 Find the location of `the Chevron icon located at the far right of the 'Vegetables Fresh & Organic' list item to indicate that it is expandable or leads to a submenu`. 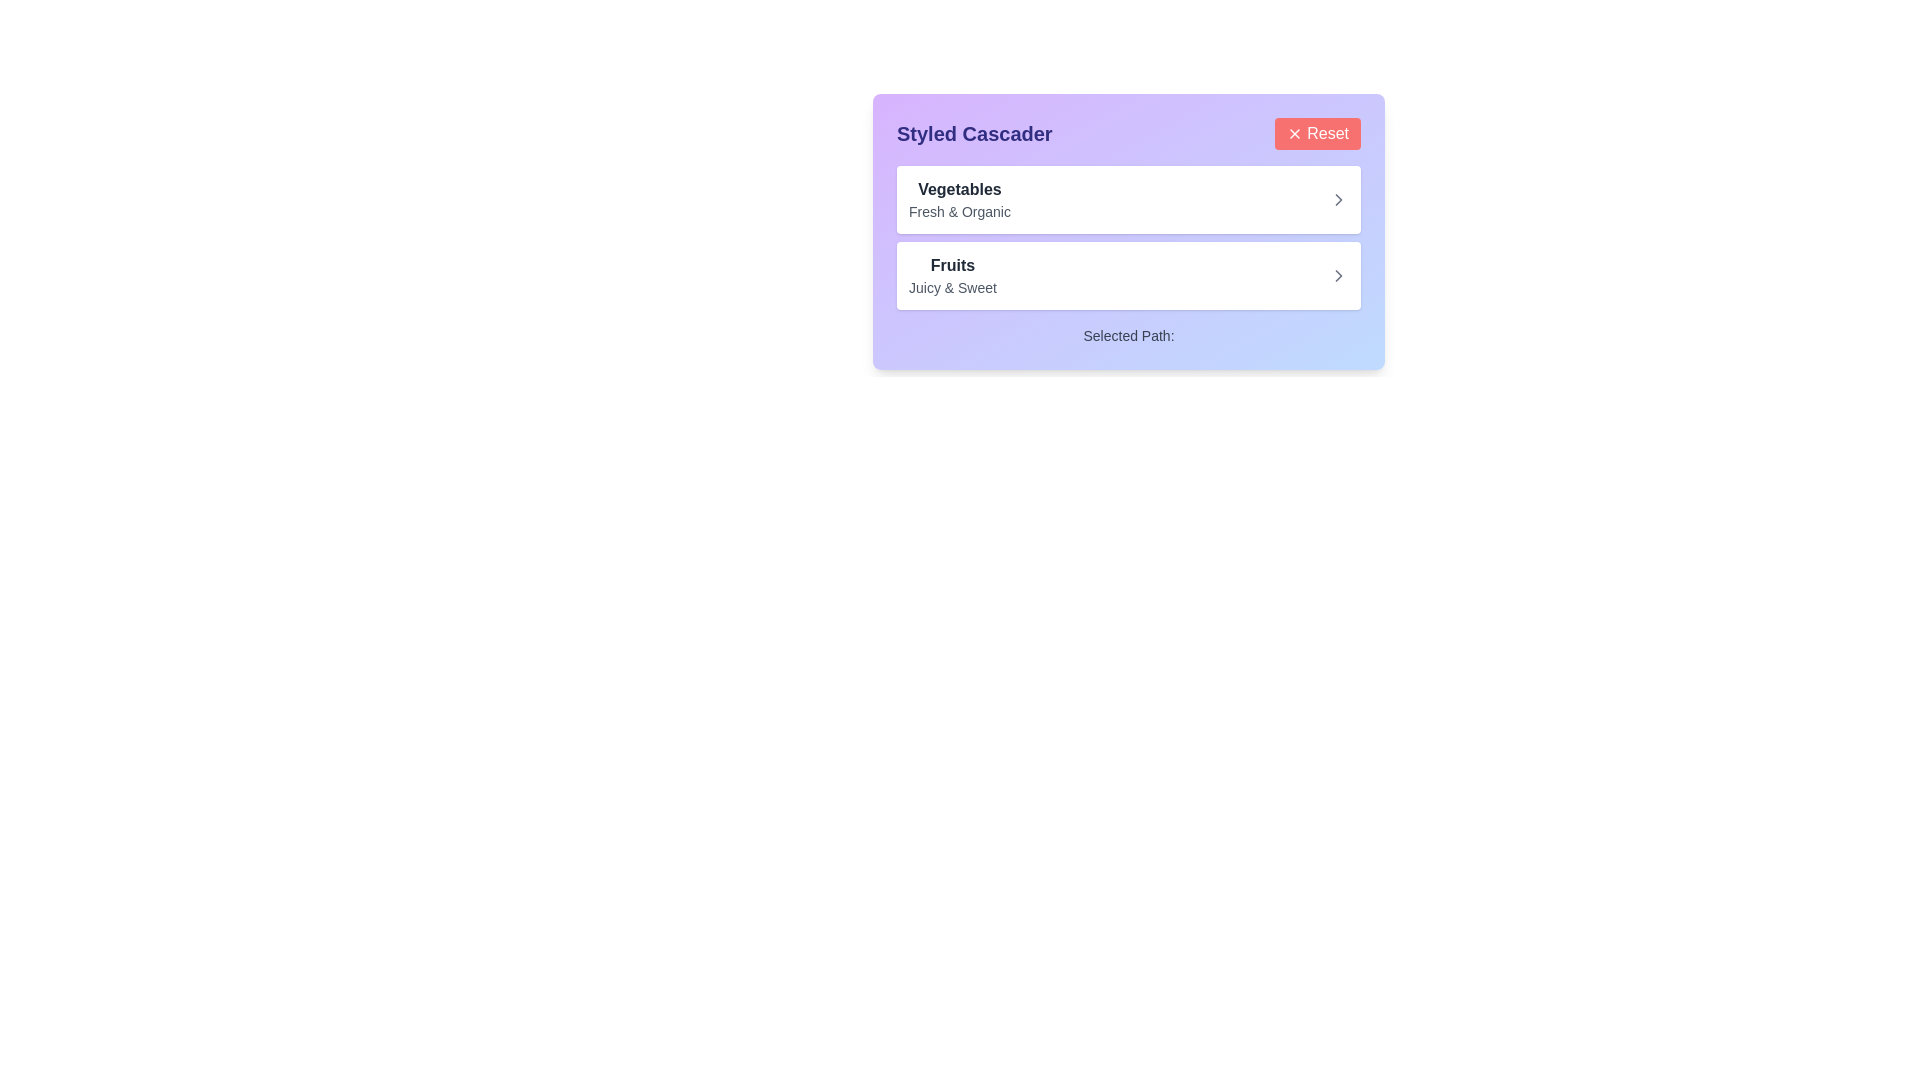

the Chevron icon located at the far right of the 'Vegetables Fresh & Organic' list item to indicate that it is expandable or leads to a submenu is located at coordinates (1339, 200).